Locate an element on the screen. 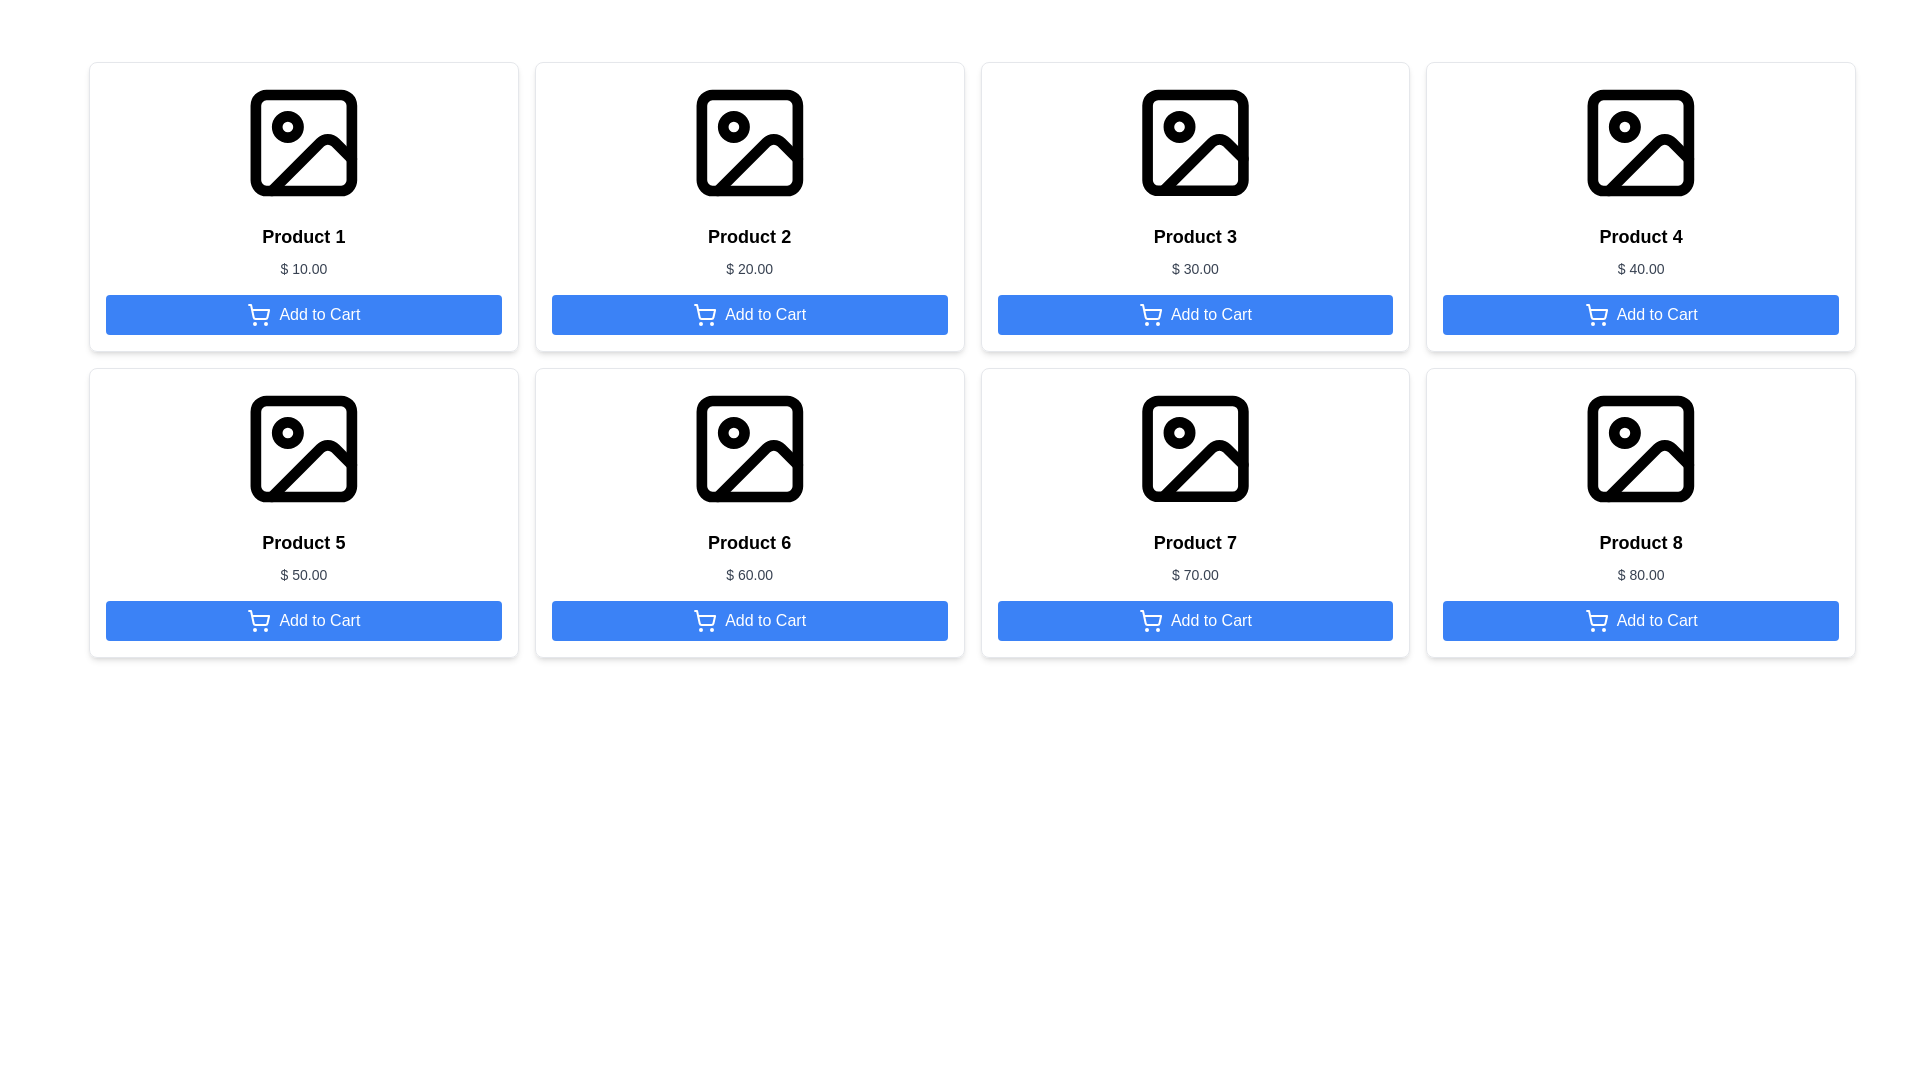  price text label displaying '$30.00' located within the third product card from the left, below the title 'Product 3' is located at coordinates (1195, 268).